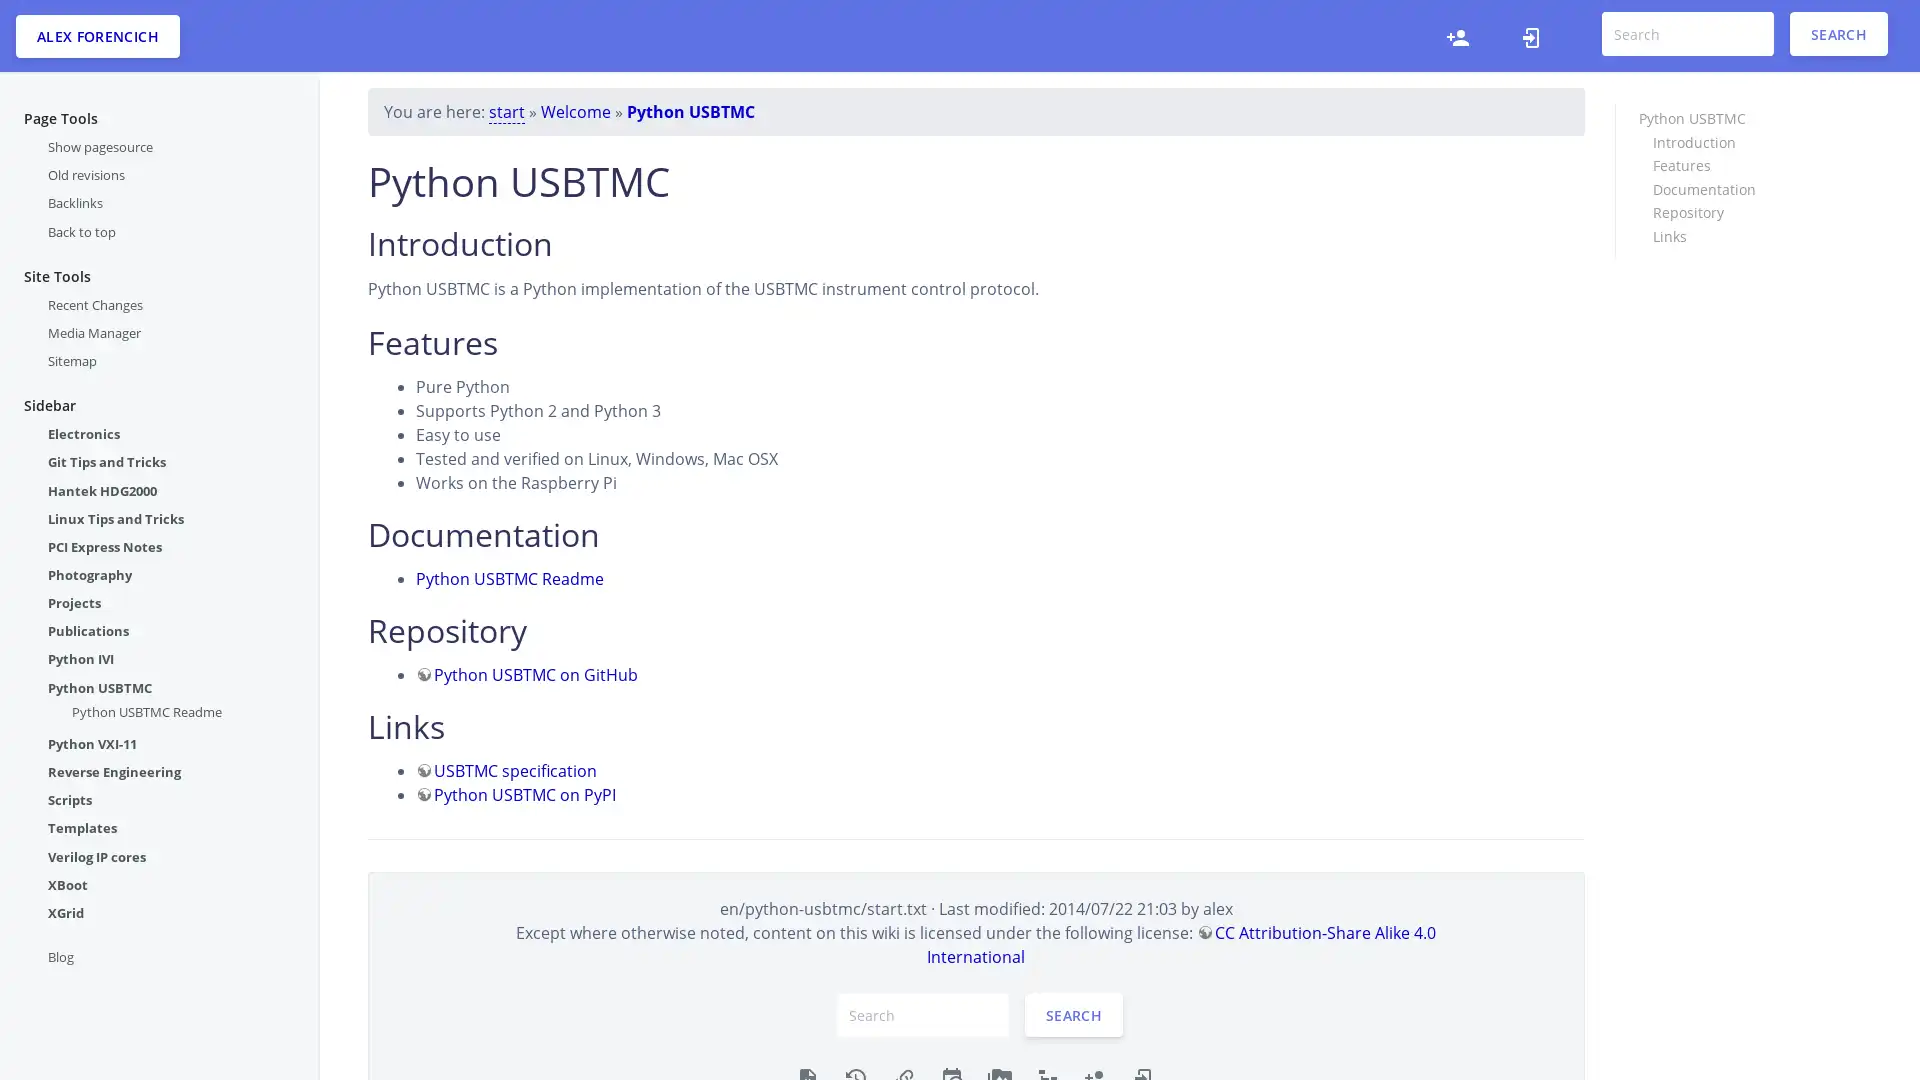  I want to click on SEARCH, so click(1073, 1014).